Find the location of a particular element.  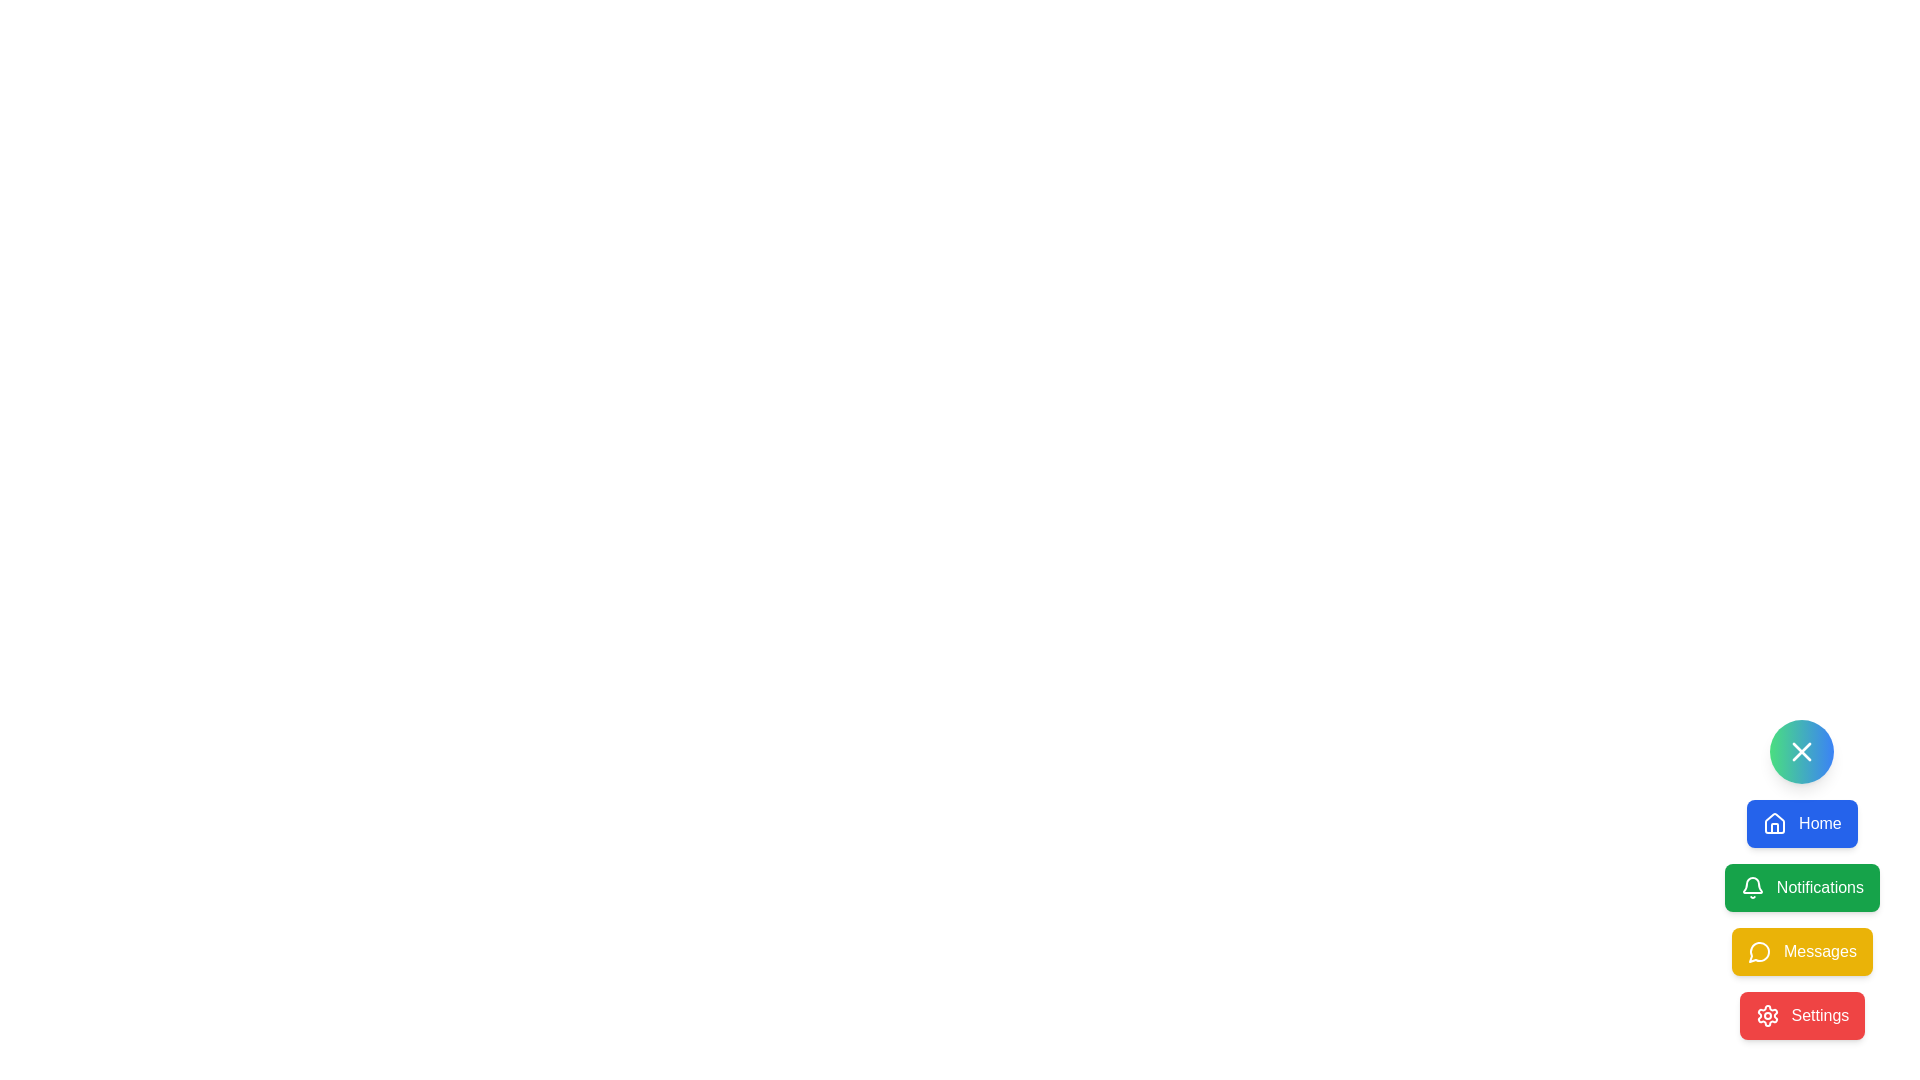

the circular button with a gradient color transitioning from green to blue, featuring a centered white 'X' icon, to activate its hover effect is located at coordinates (1802, 752).